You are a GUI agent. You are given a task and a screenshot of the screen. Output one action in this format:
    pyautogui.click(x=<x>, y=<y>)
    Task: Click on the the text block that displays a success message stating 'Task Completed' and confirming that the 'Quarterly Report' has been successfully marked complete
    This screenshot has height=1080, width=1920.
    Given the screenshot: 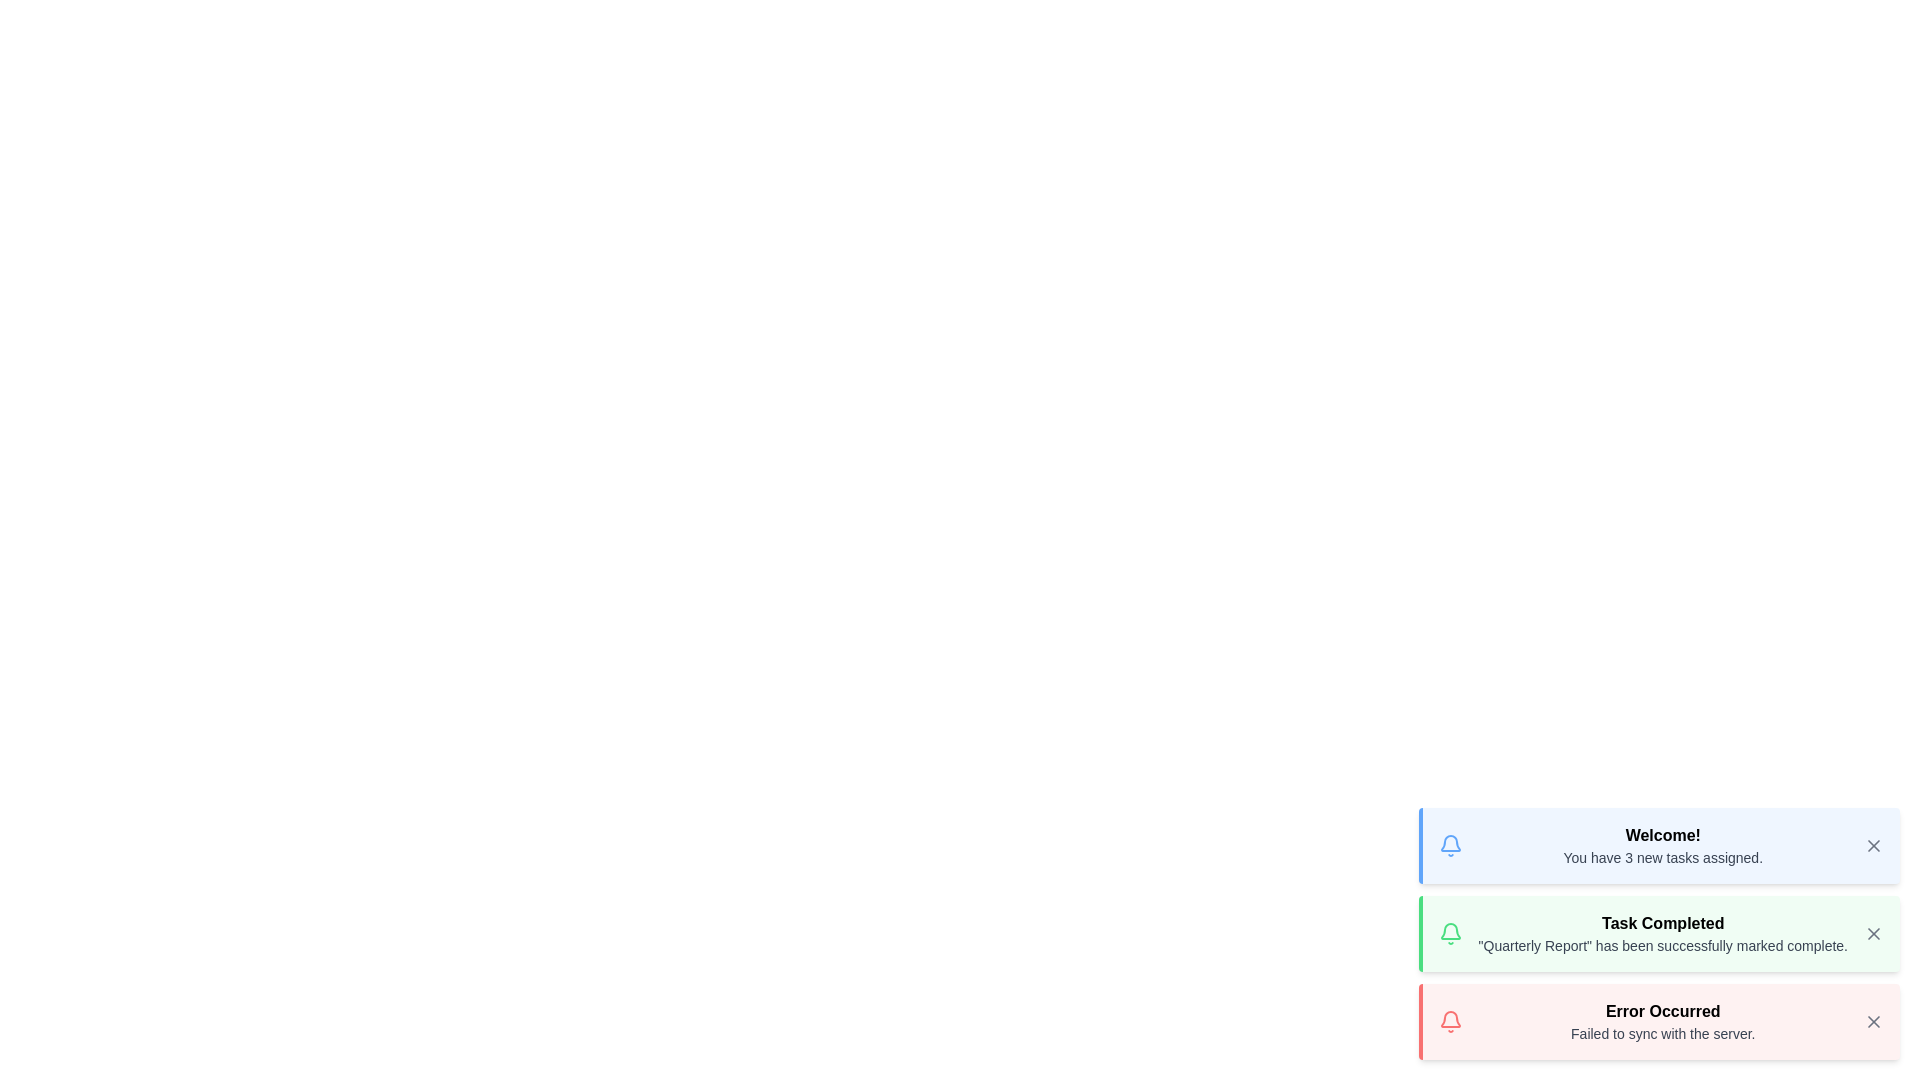 What is the action you would take?
    pyautogui.click(x=1663, y=933)
    